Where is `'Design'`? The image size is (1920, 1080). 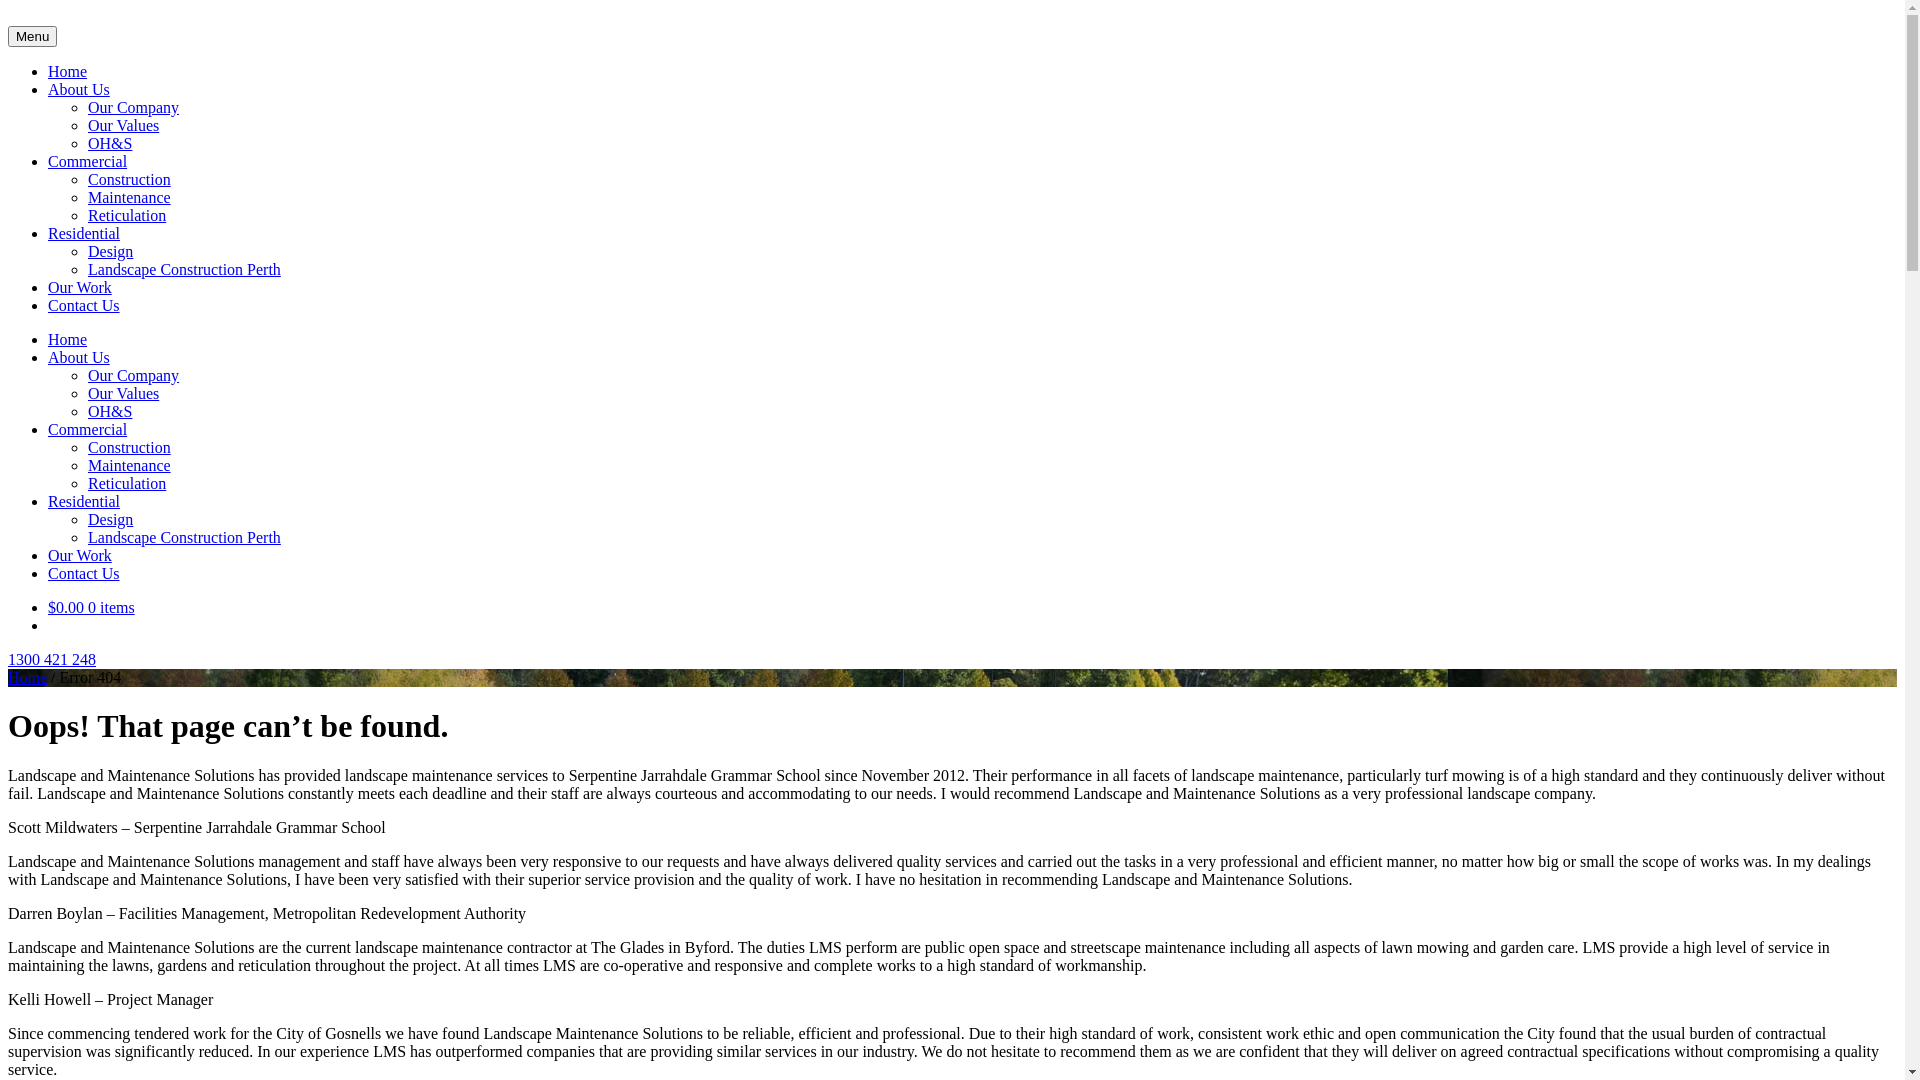 'Design' is located at coordinates (86, 250).